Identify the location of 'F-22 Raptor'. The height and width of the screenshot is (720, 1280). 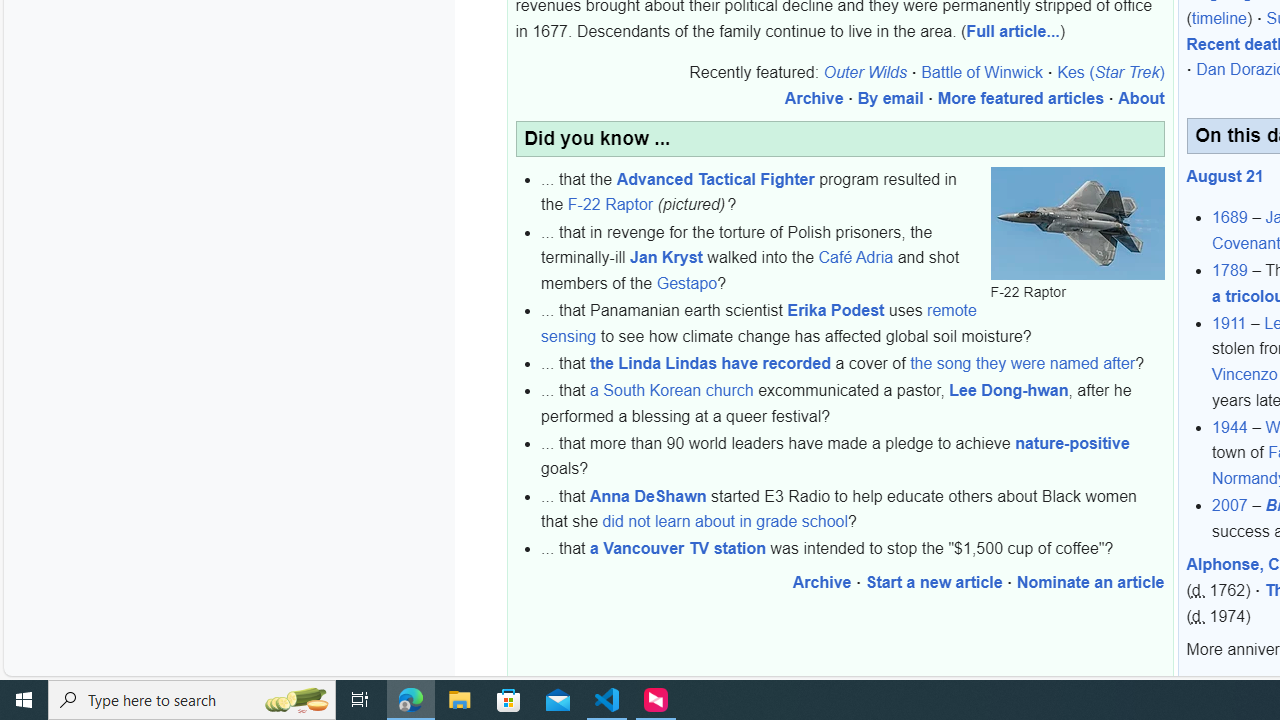
(1076, 223).